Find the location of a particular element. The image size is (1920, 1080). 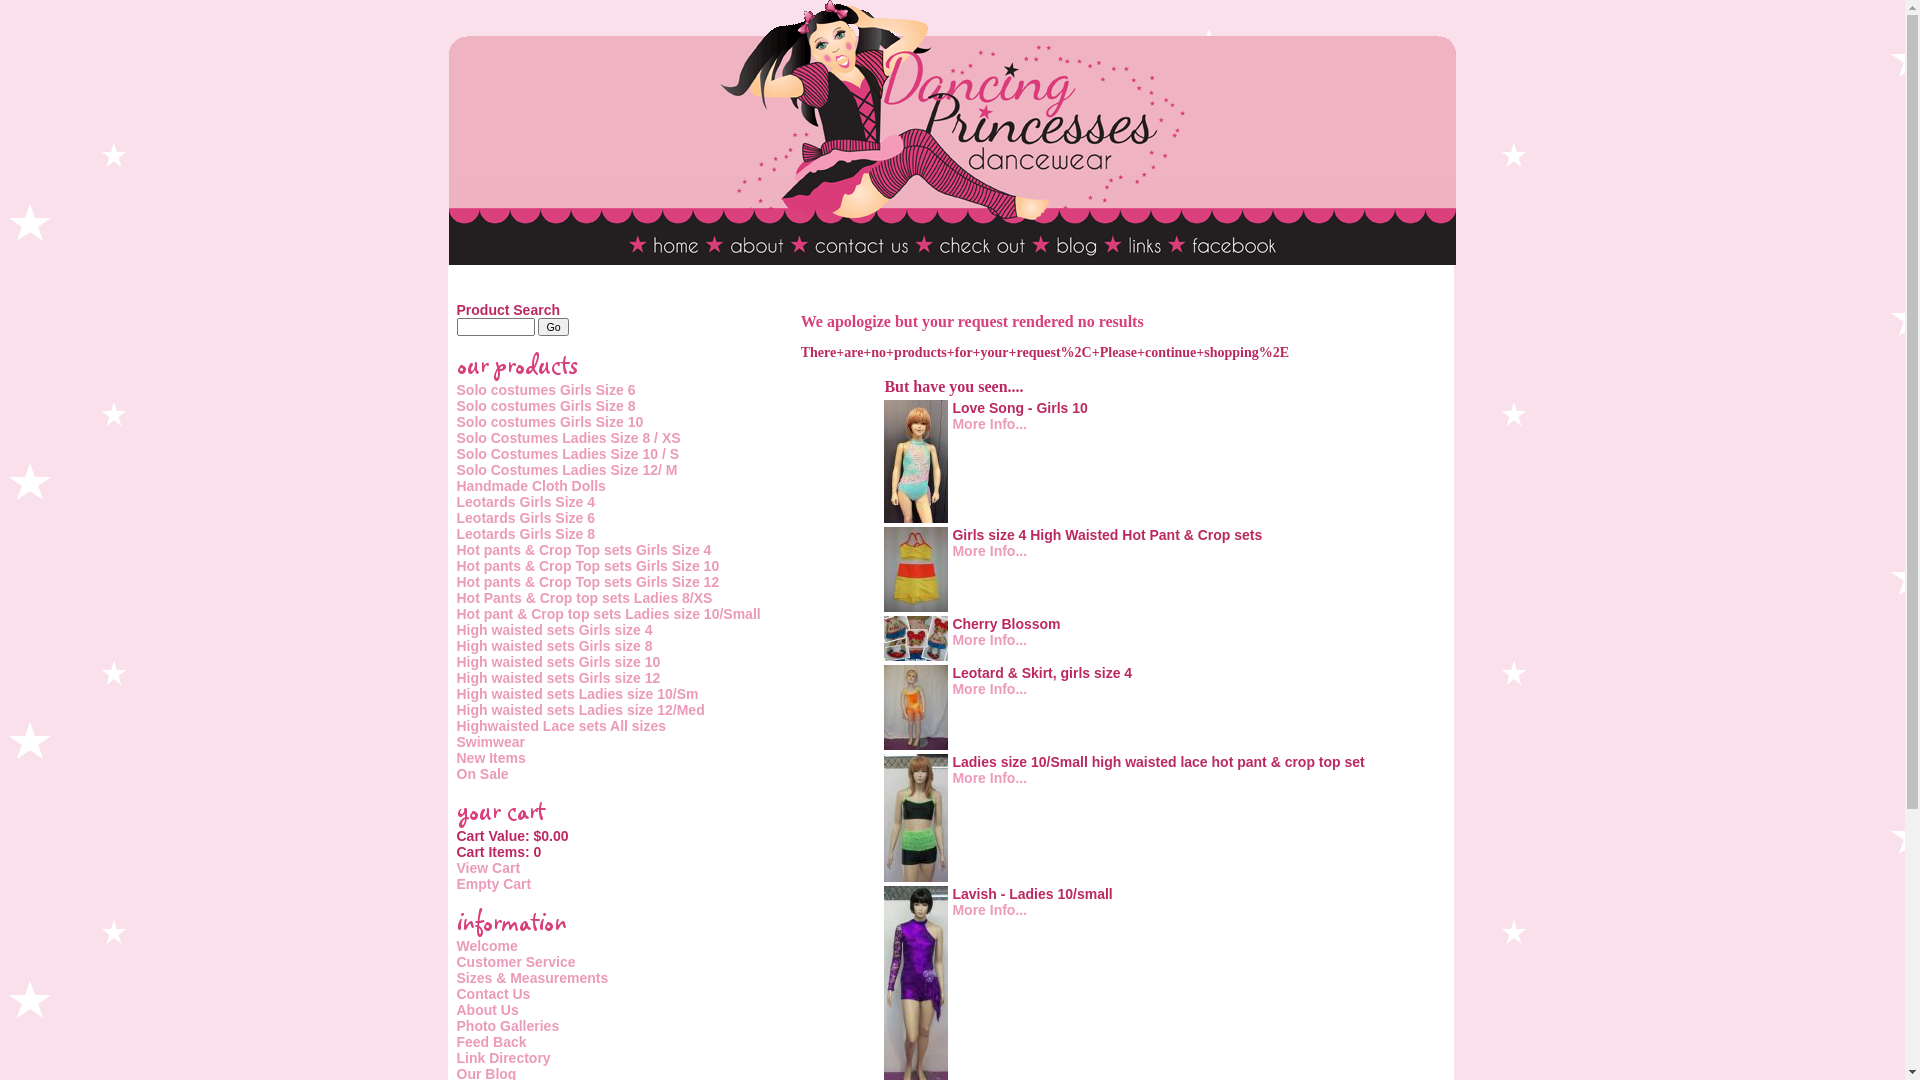

'High waisted sets Girls size 12' is located at coordinates (557, 677).